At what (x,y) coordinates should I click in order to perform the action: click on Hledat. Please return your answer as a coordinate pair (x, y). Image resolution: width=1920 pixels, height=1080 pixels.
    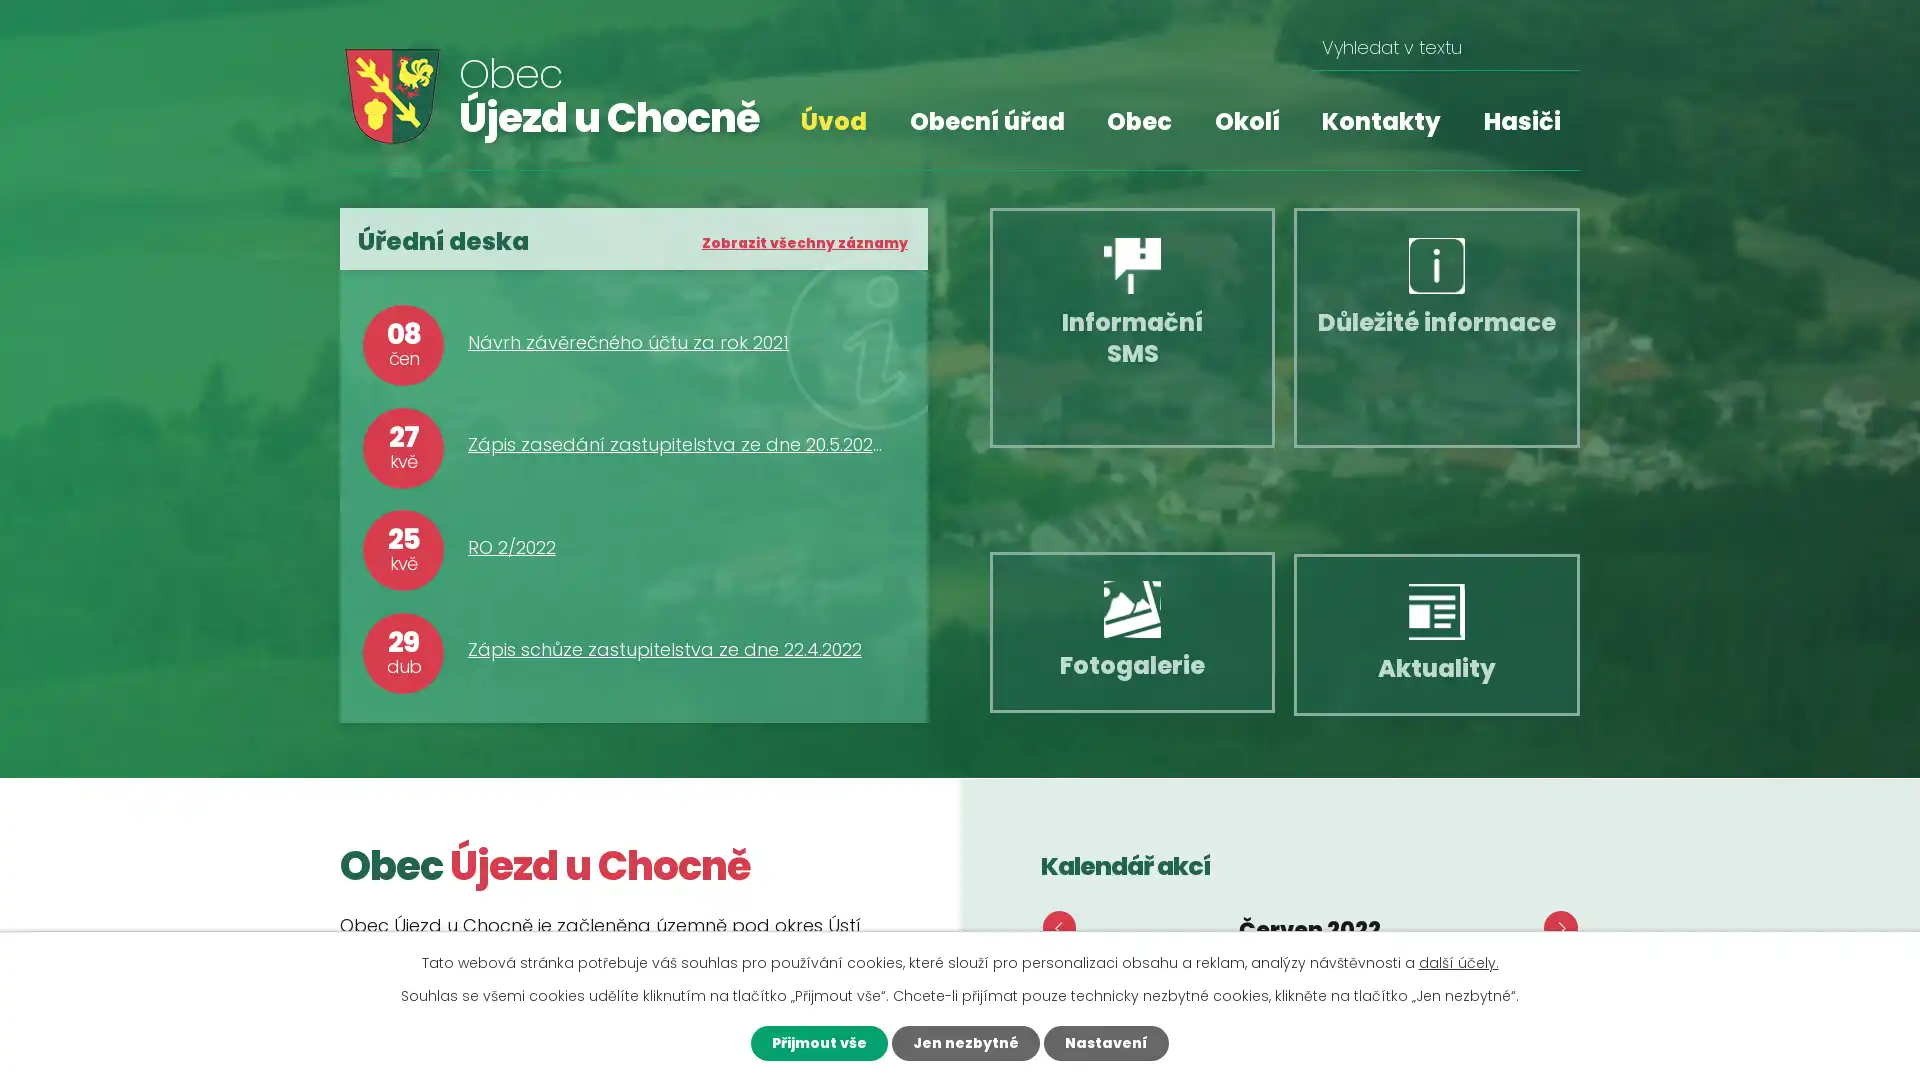
    Looking at the image, I should click on (1556, 47).